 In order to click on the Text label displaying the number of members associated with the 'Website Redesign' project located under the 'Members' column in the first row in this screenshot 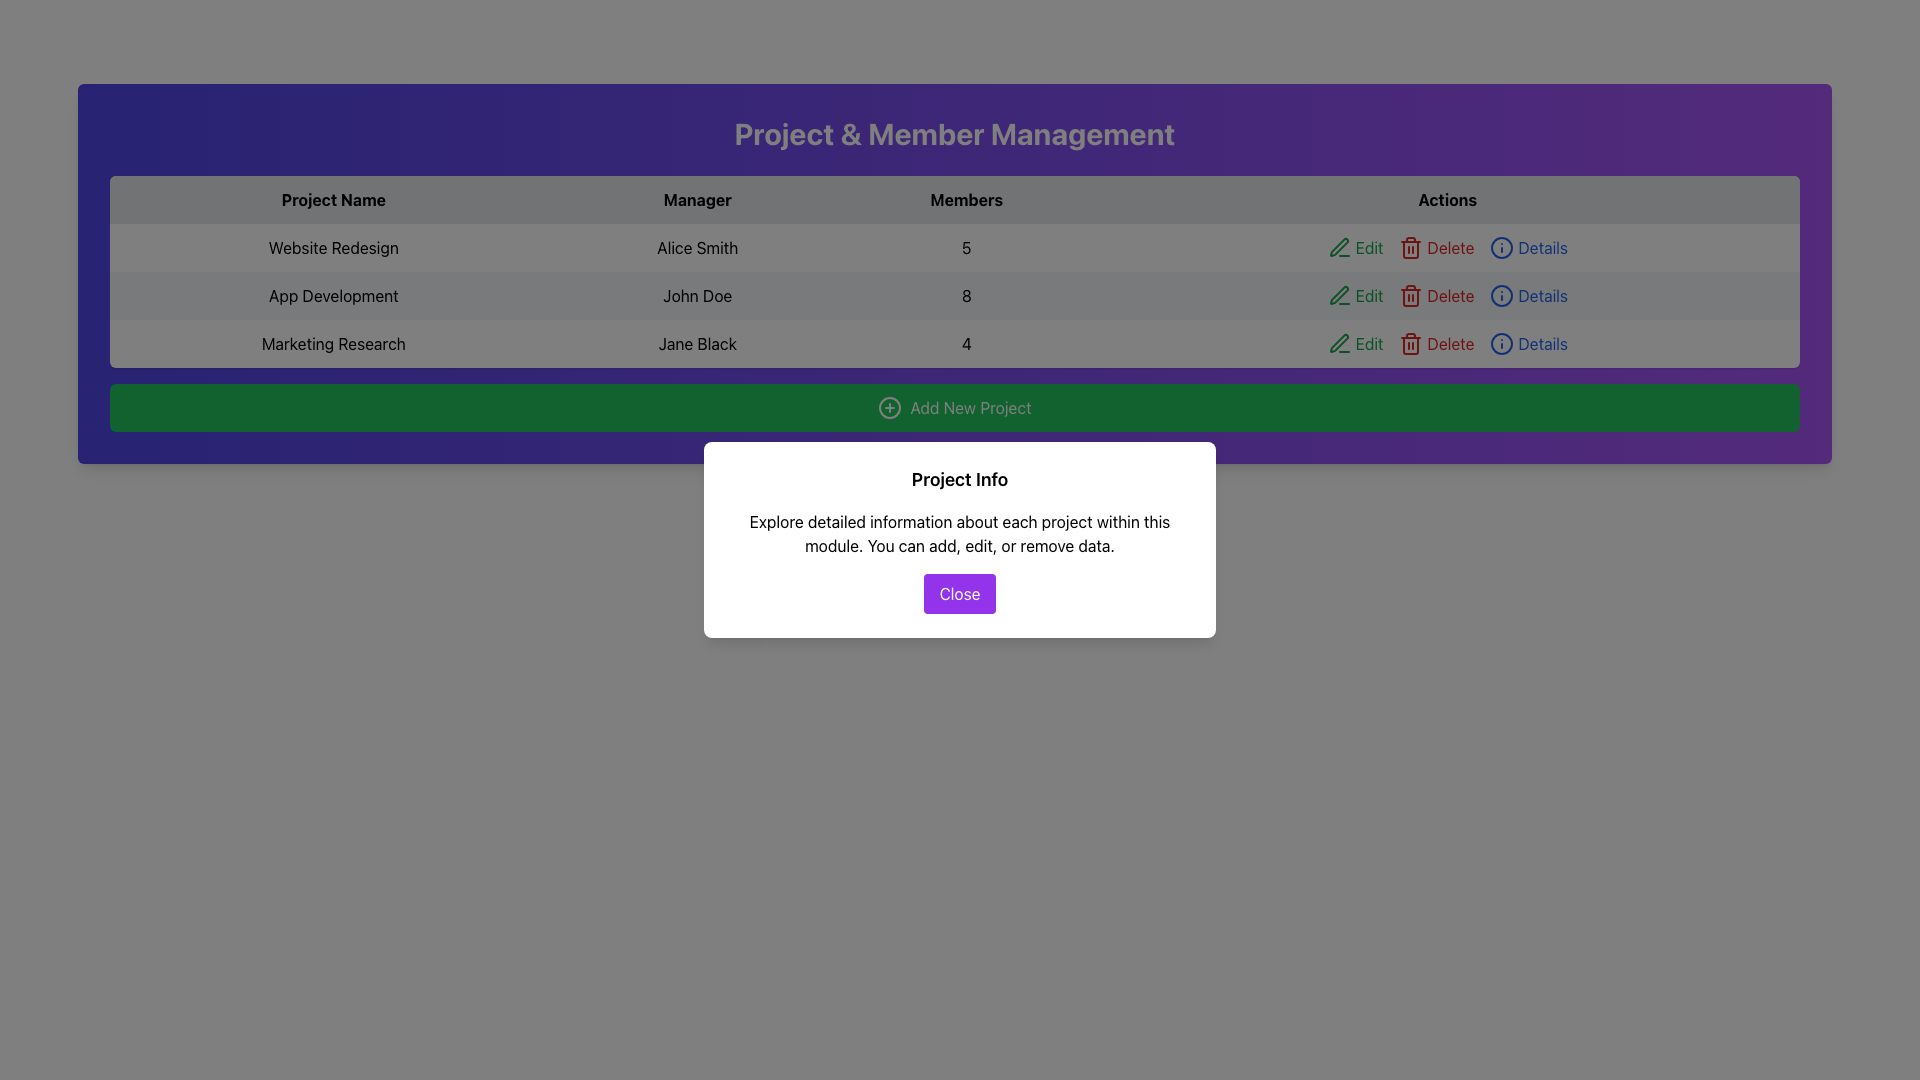, I will do `click(954, 246)`.